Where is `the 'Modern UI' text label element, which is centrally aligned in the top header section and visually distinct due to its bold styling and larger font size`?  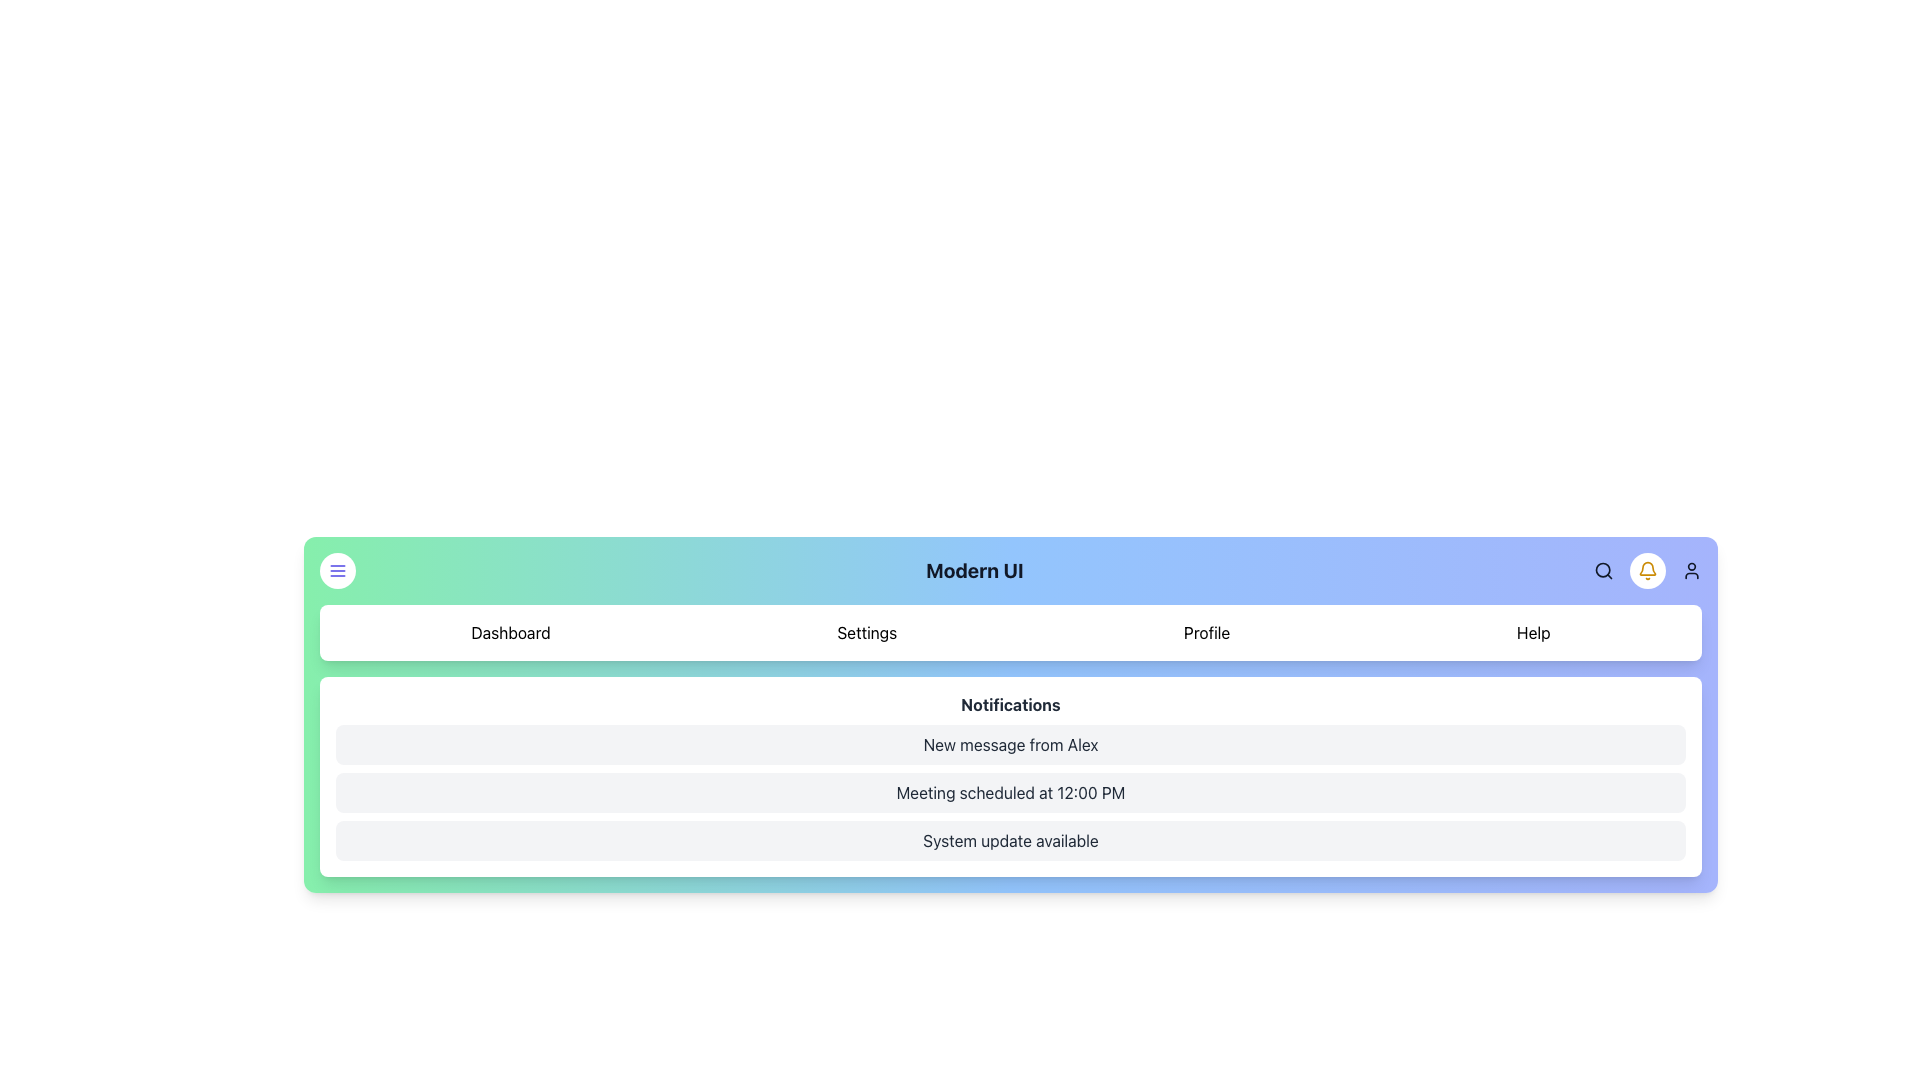
the 'Modern UI' text label element, which is centrally aligned in the top header section and visually distinct due to its bold styling and larger font size is located at coordinates (1011, 570).